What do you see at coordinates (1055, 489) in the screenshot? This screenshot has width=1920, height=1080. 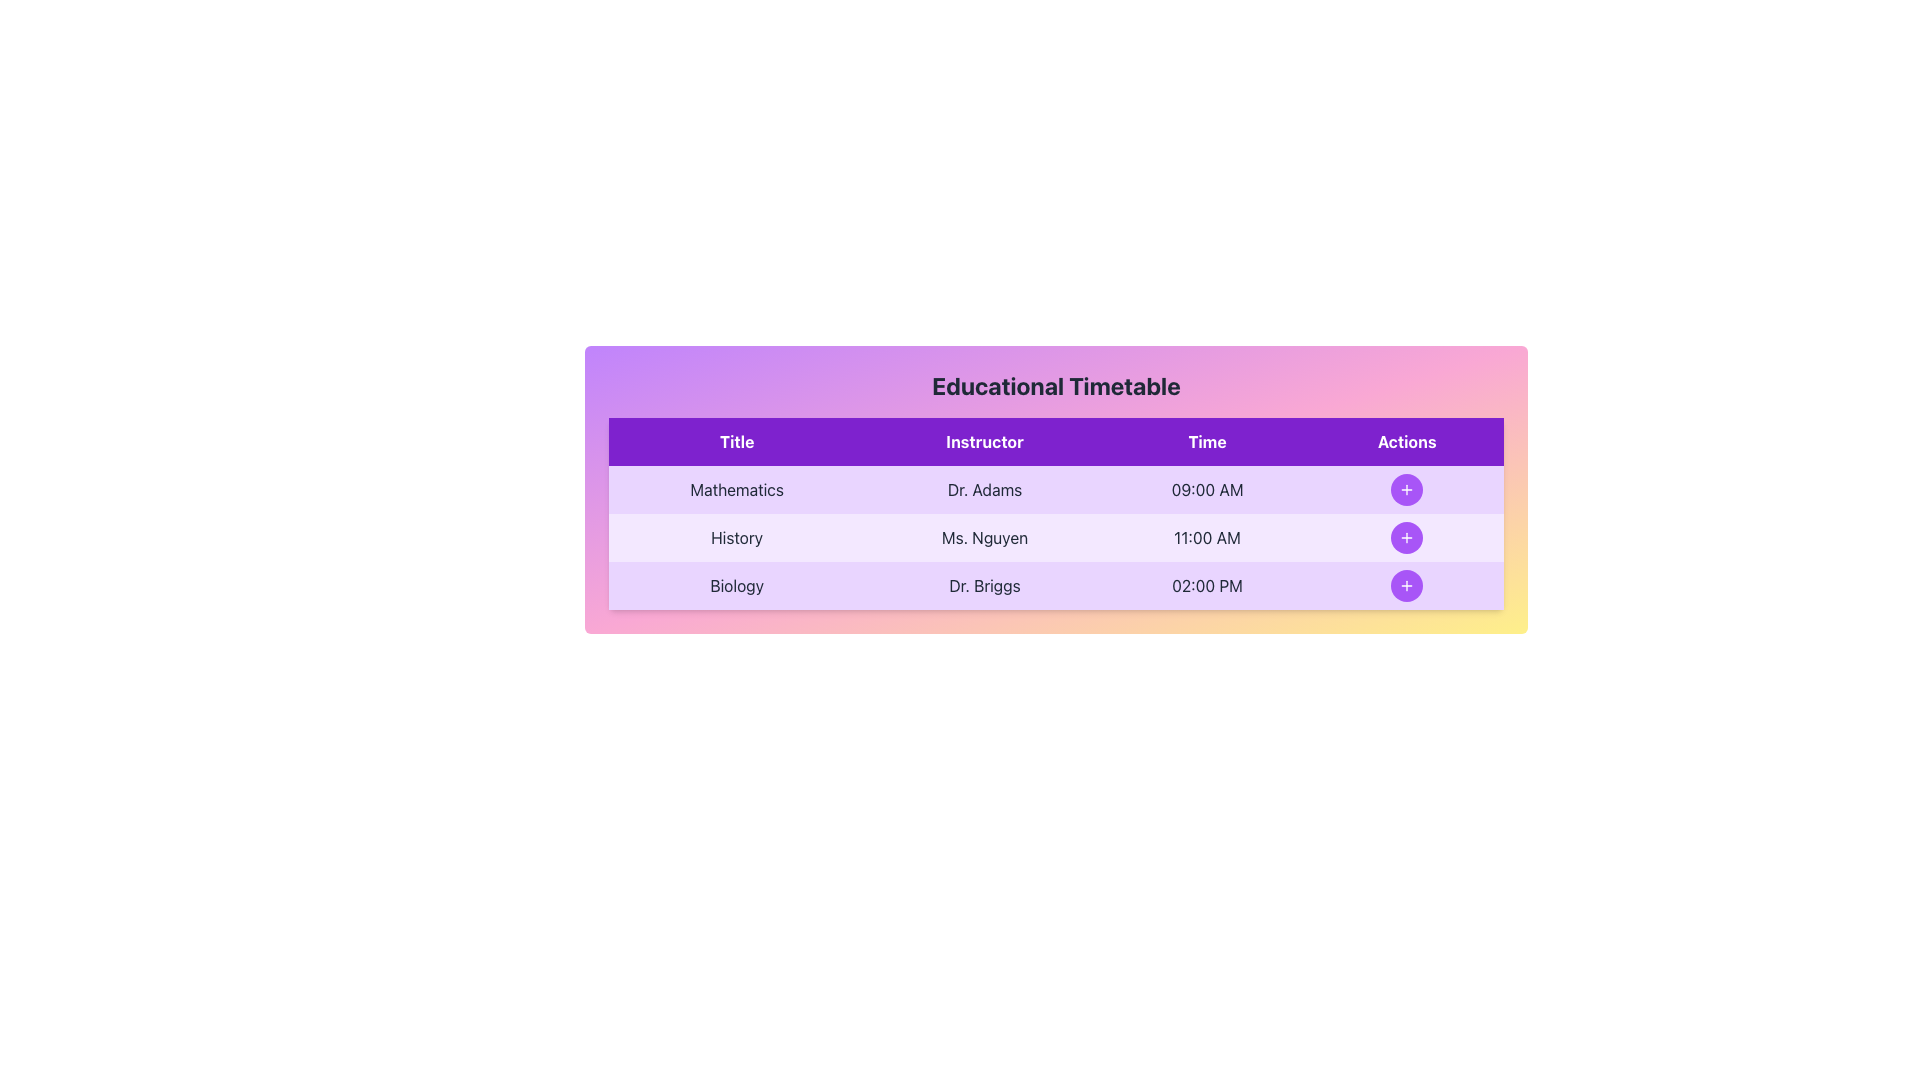 I see `any cell within the 'Educational Timetable' table to interact with the corresponding data` at bounding box center [1055, 489].